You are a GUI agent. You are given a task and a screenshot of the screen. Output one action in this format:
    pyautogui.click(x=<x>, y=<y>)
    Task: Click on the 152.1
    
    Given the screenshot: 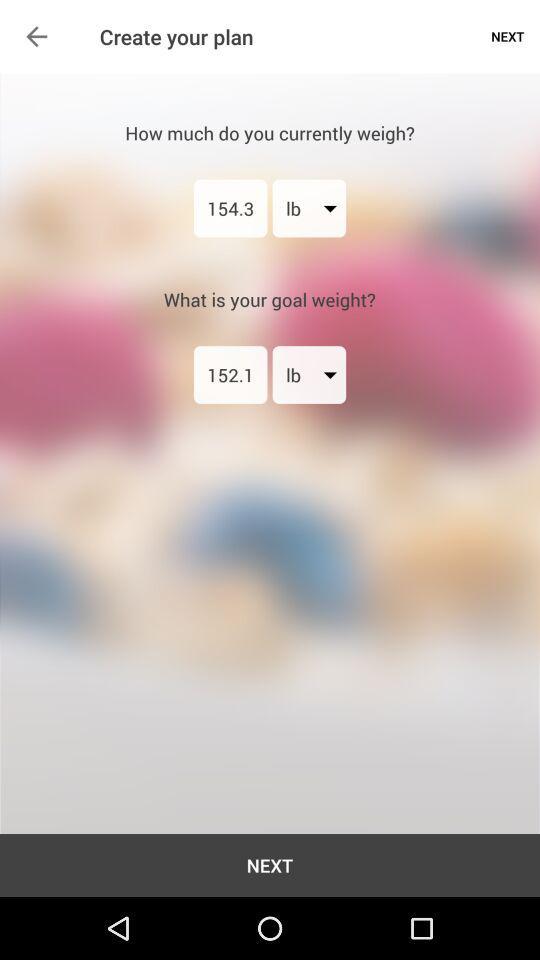 What is the action you would take?
    pyautogui.click(x=229, y=373)
    